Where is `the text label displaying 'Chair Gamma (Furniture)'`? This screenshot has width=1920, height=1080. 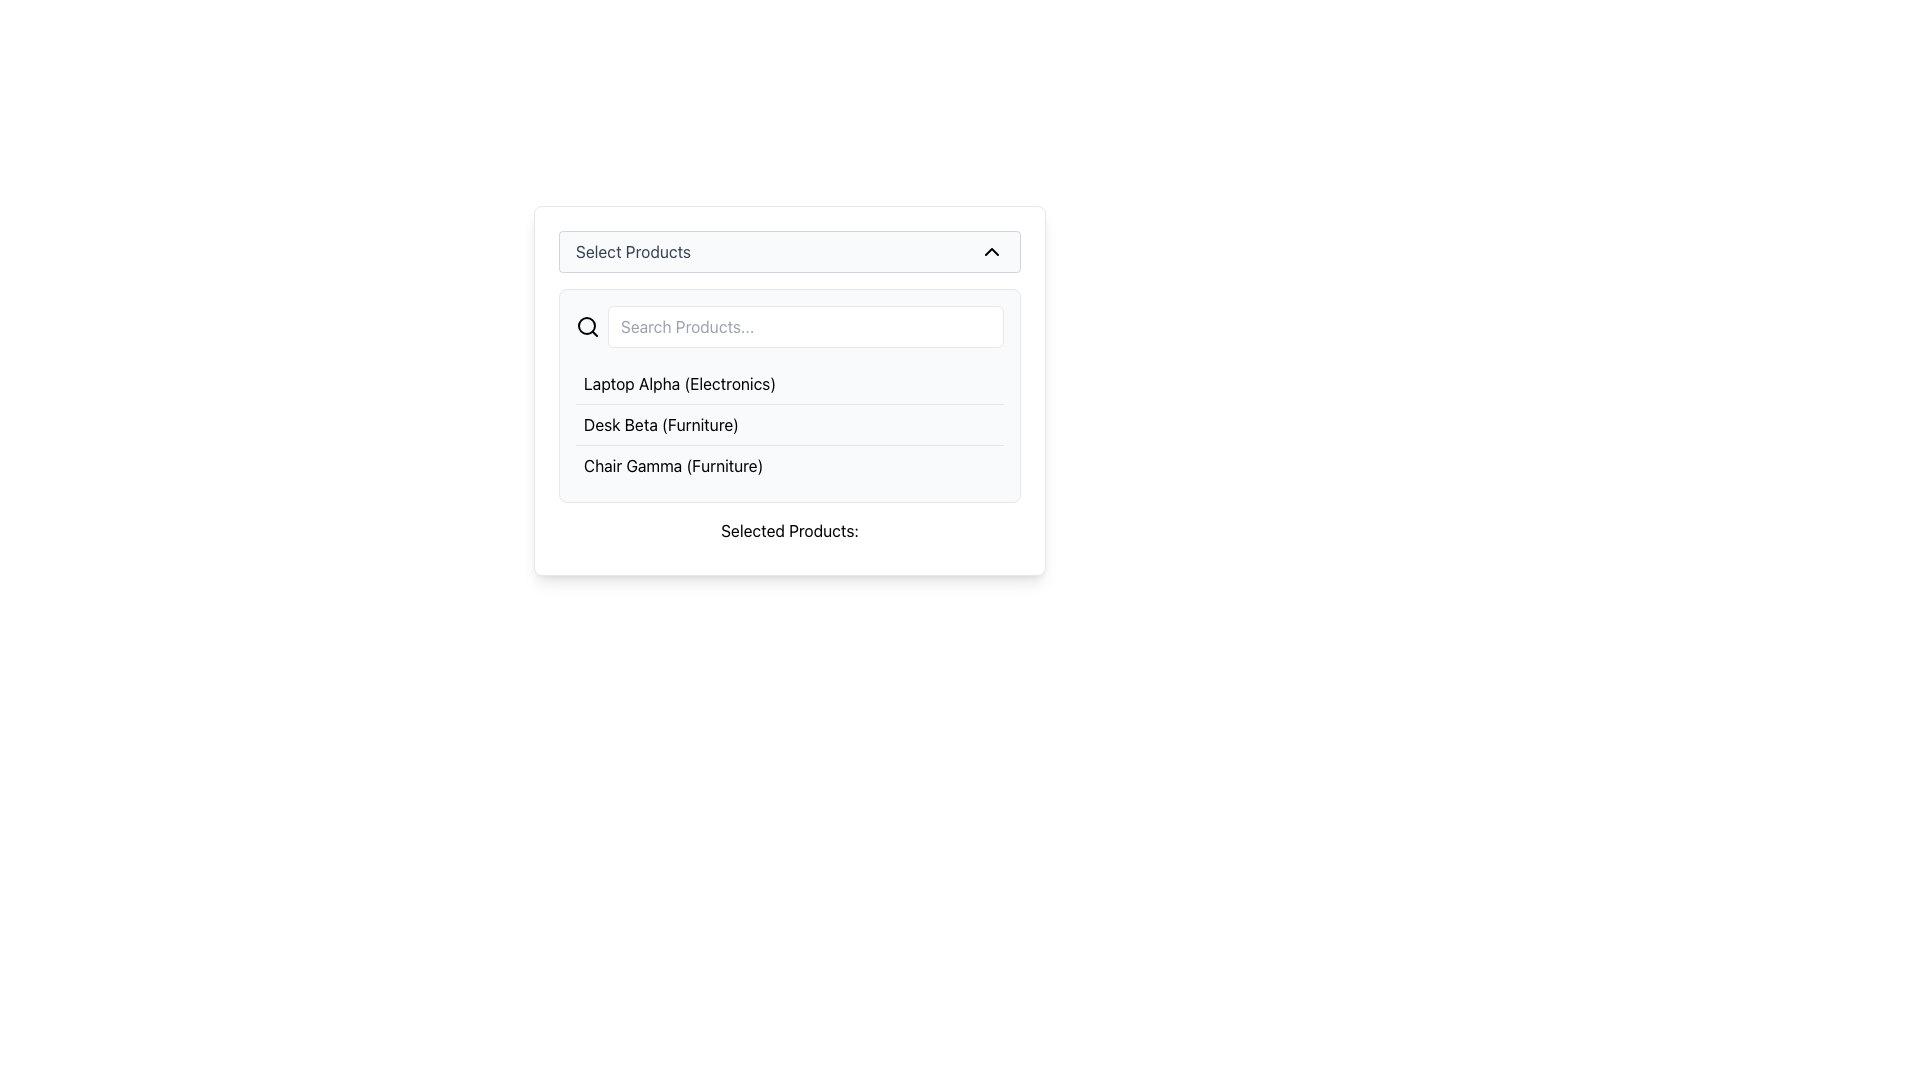
the text label displaying 'Chair Gamma (Furniture)' is located at coordinates (673, 466).